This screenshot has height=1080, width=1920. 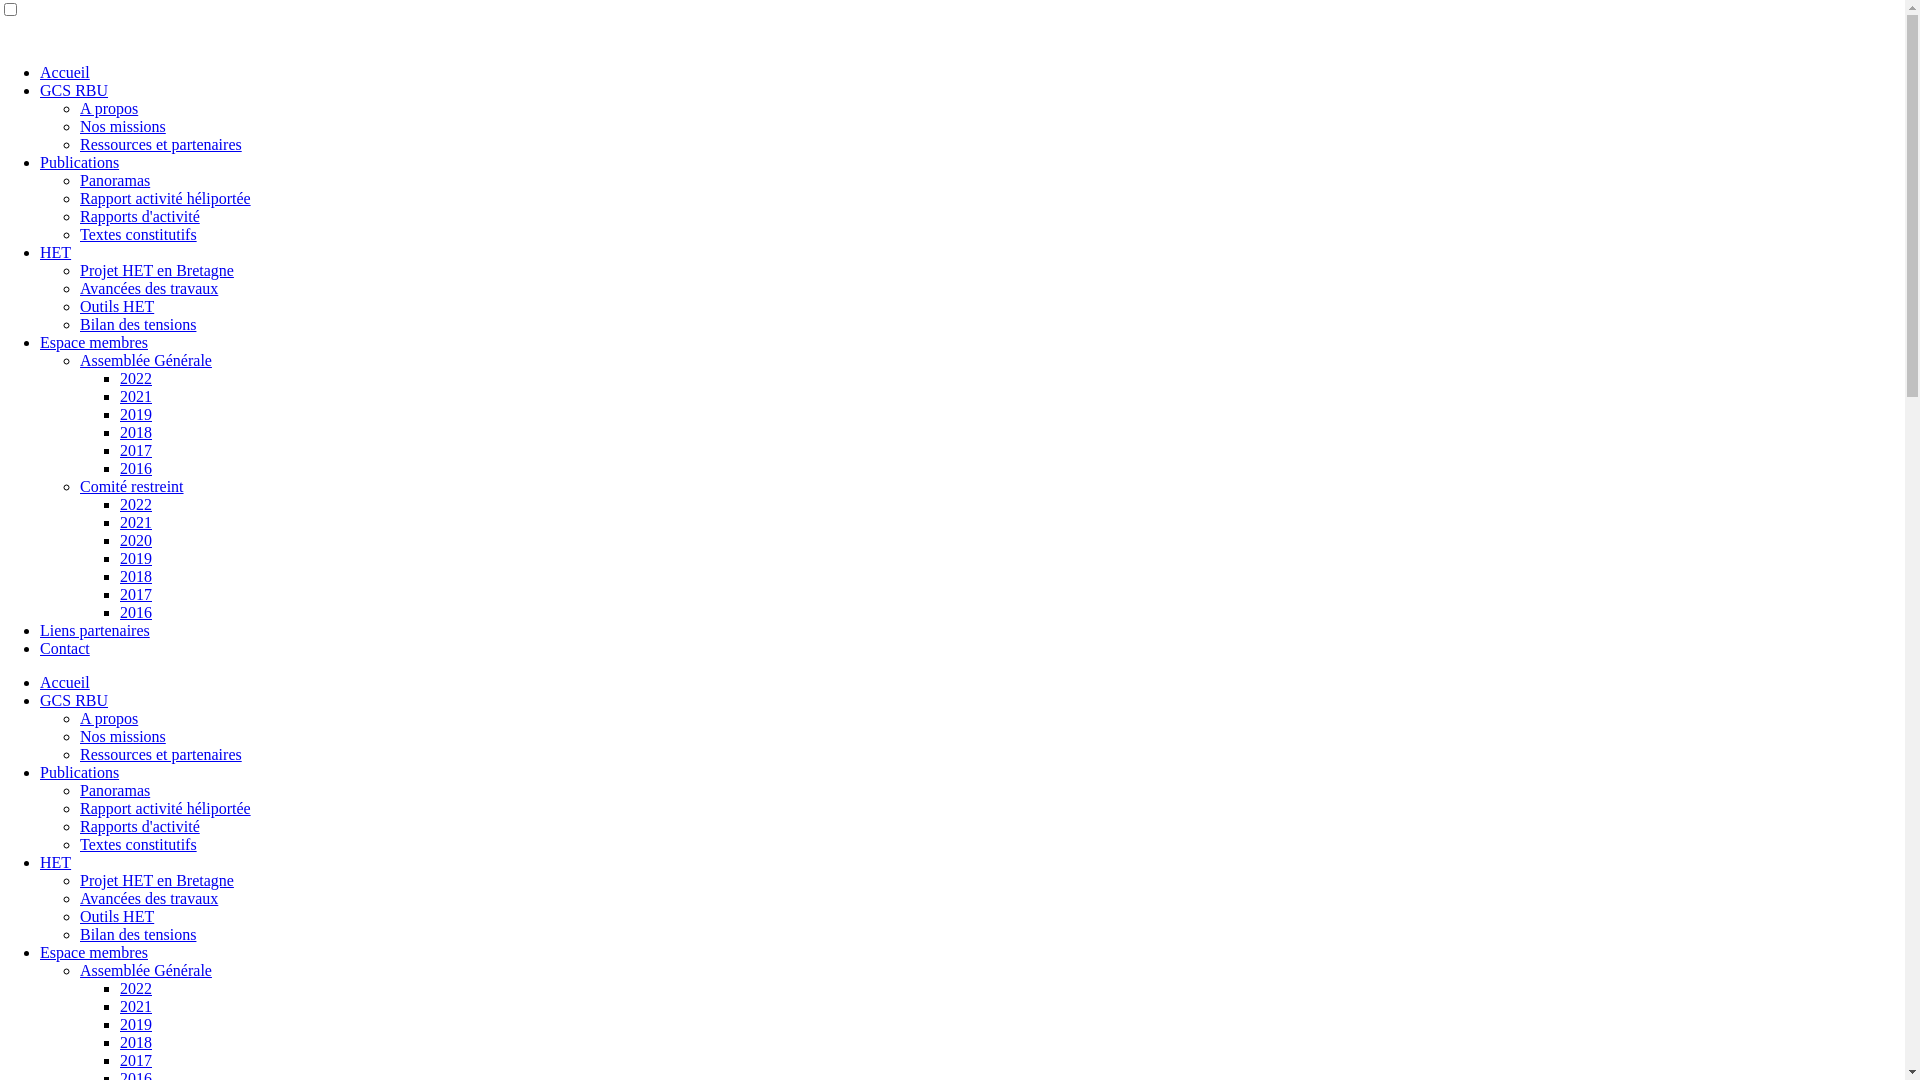 What do you see at coordinates (119, 468) in the screenshot?
I see `'2016'` at bounding box center [119, 468].